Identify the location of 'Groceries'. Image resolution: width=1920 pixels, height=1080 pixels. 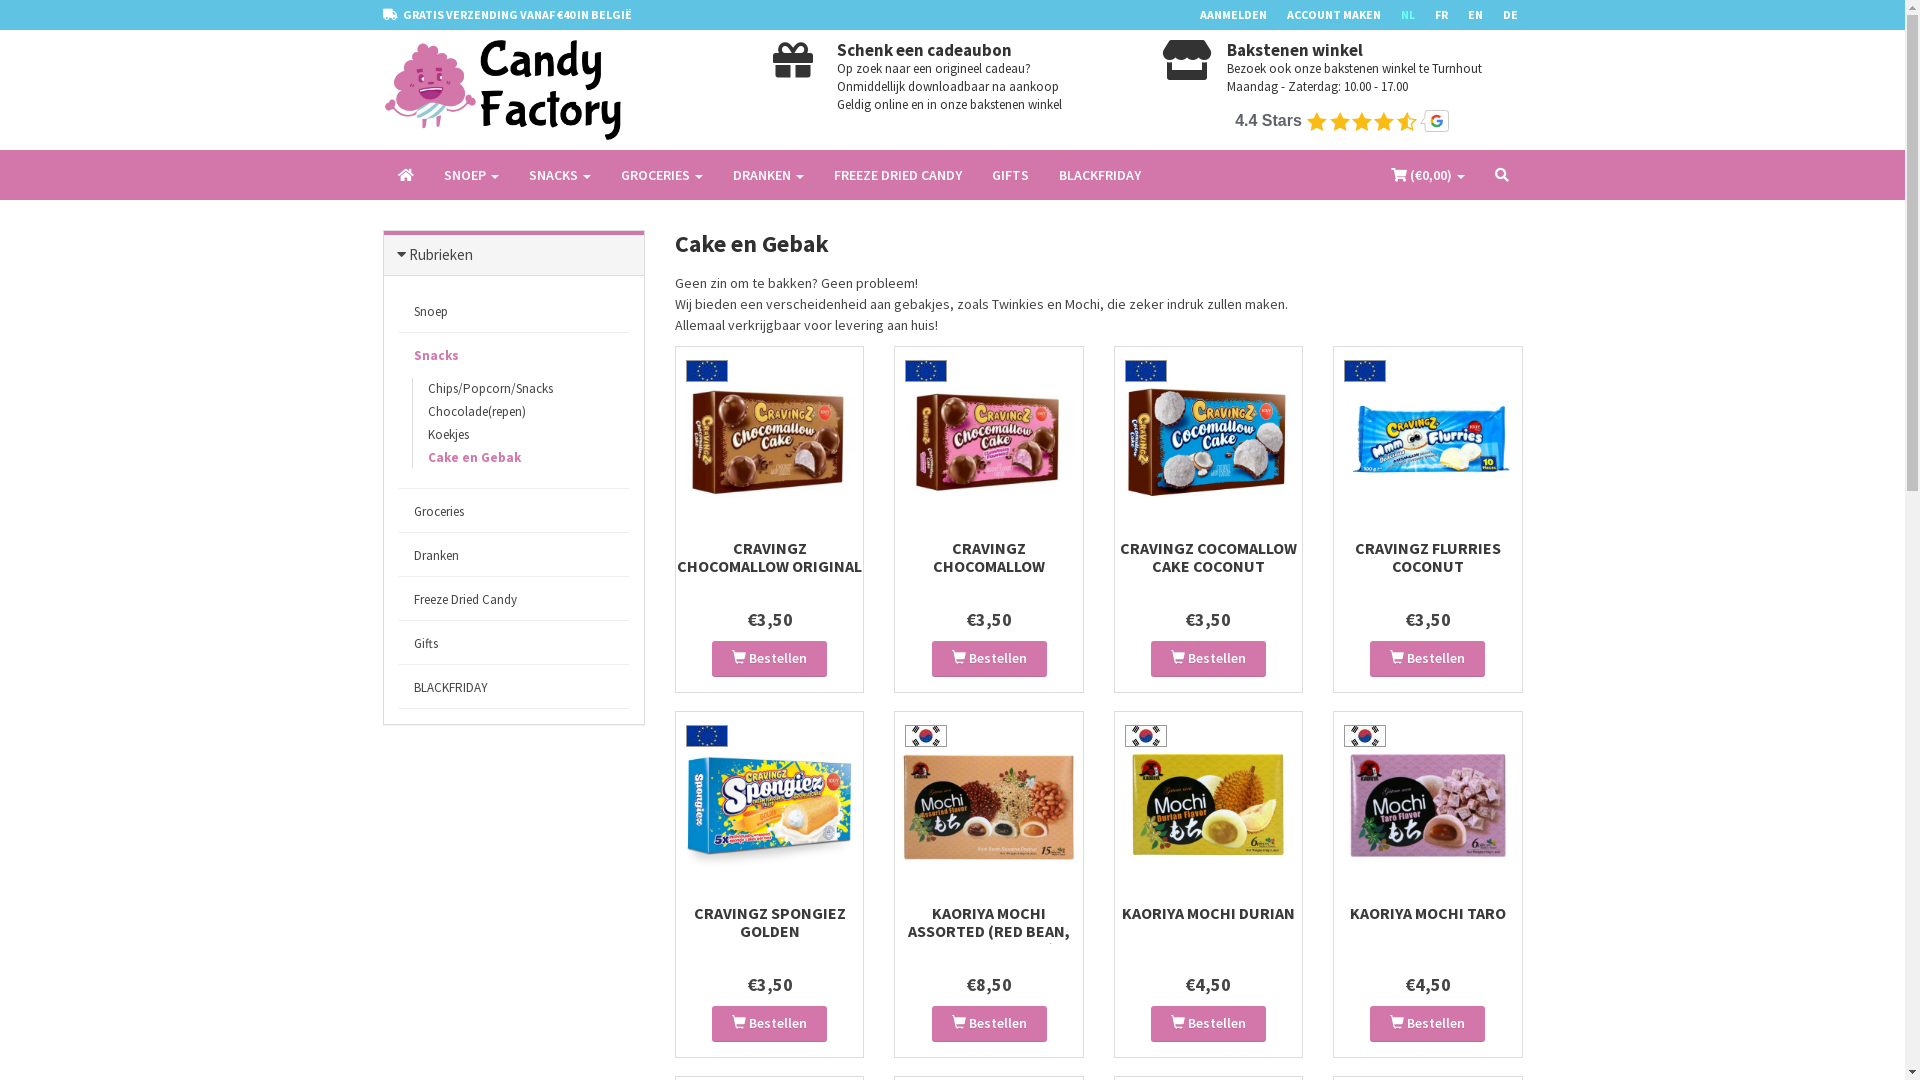
(513, 510).